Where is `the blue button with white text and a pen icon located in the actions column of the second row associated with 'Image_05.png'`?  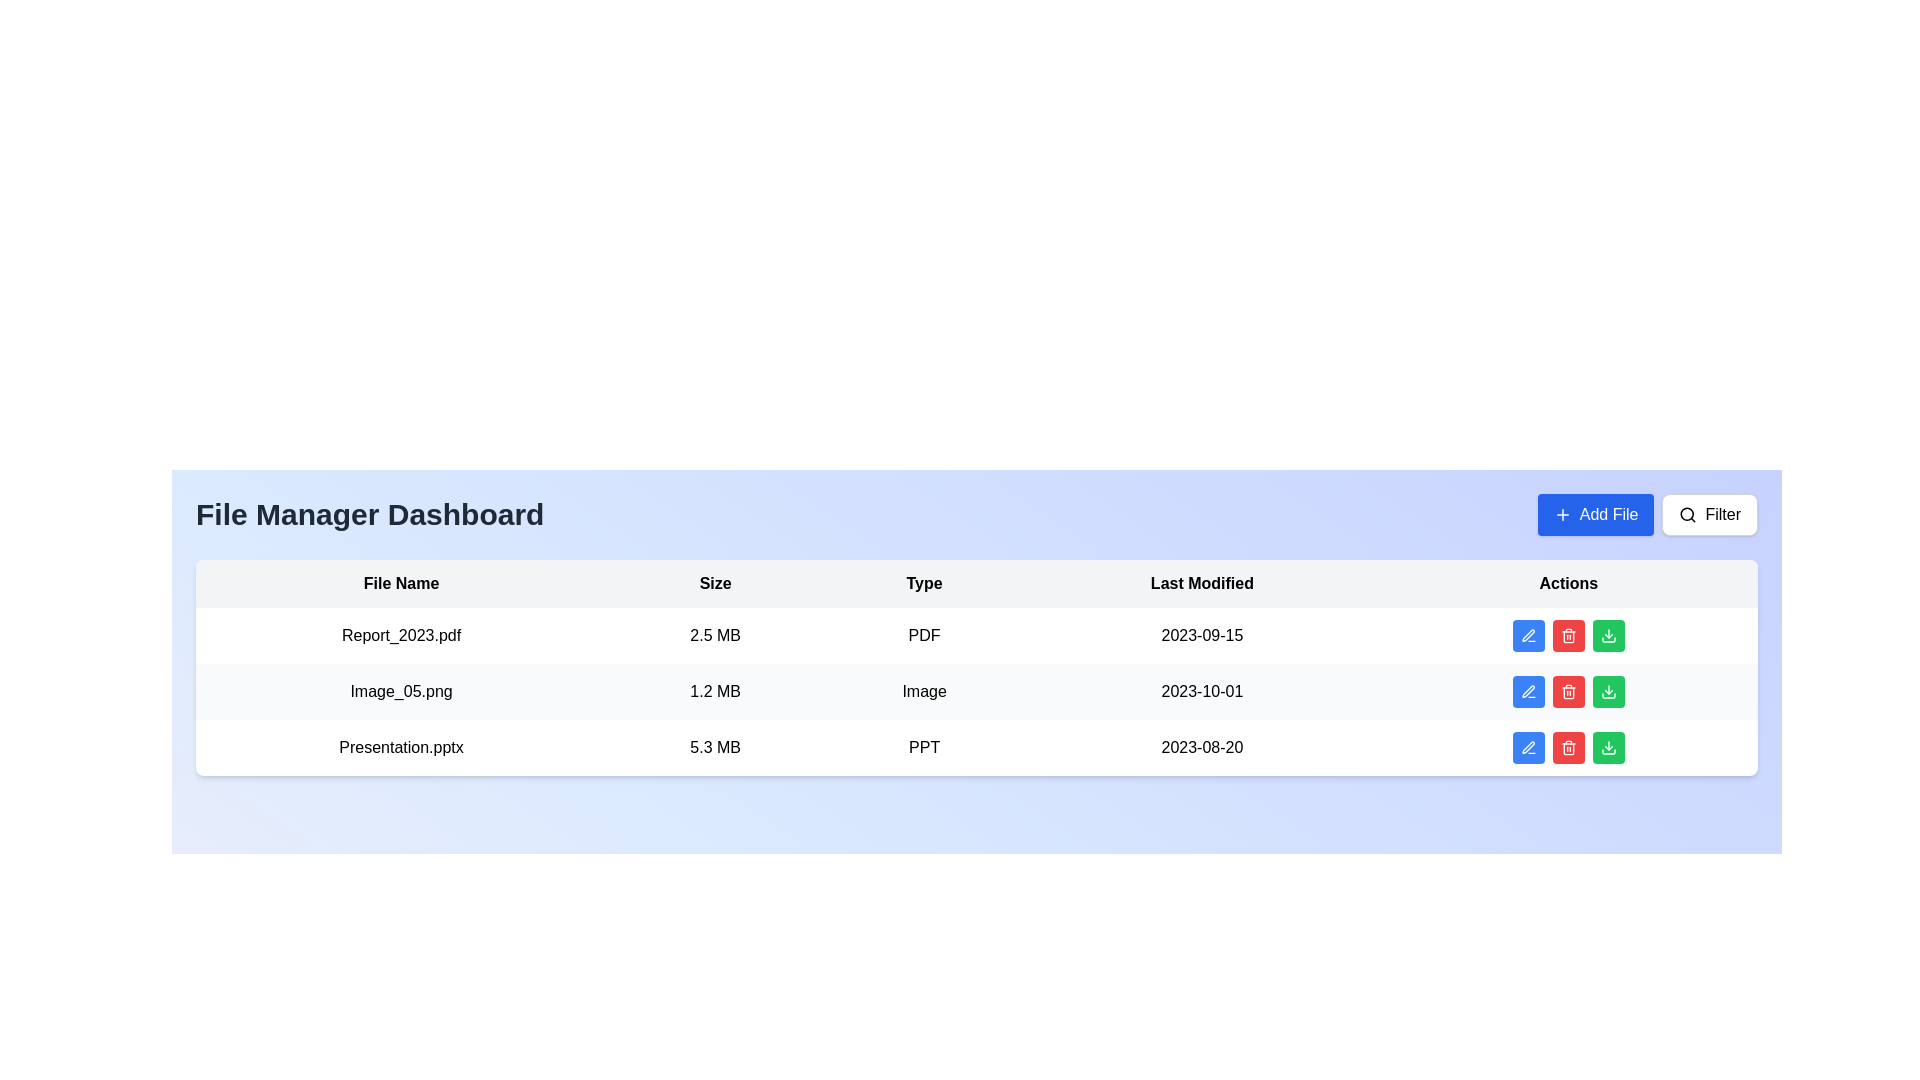
the blue button with white text and a pen icon located in the actions column of the second row associated with 'Image_05.png' is located at coordinates (1527, 690).